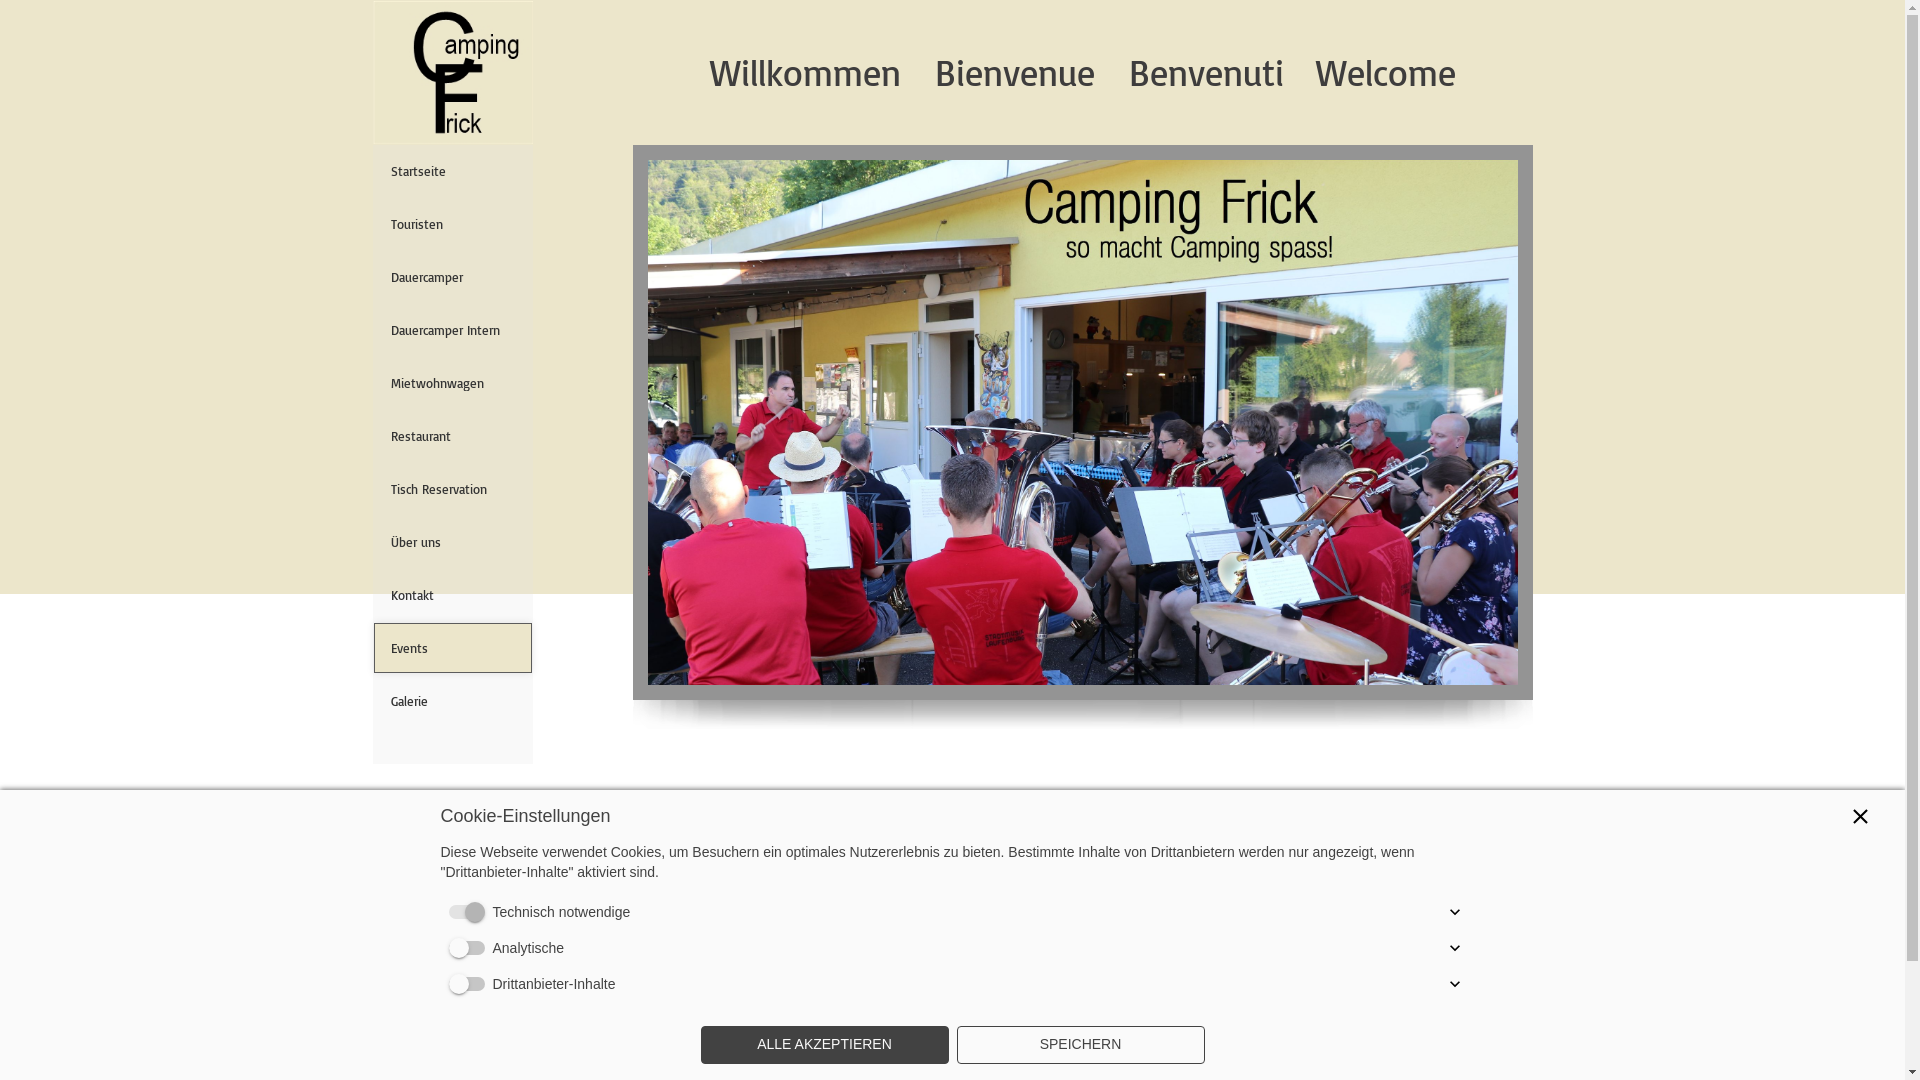  What do you see at coordinates (389, 277) in the screenshot?
I see `'Dauercamper'` at bounding box center [389, 277].